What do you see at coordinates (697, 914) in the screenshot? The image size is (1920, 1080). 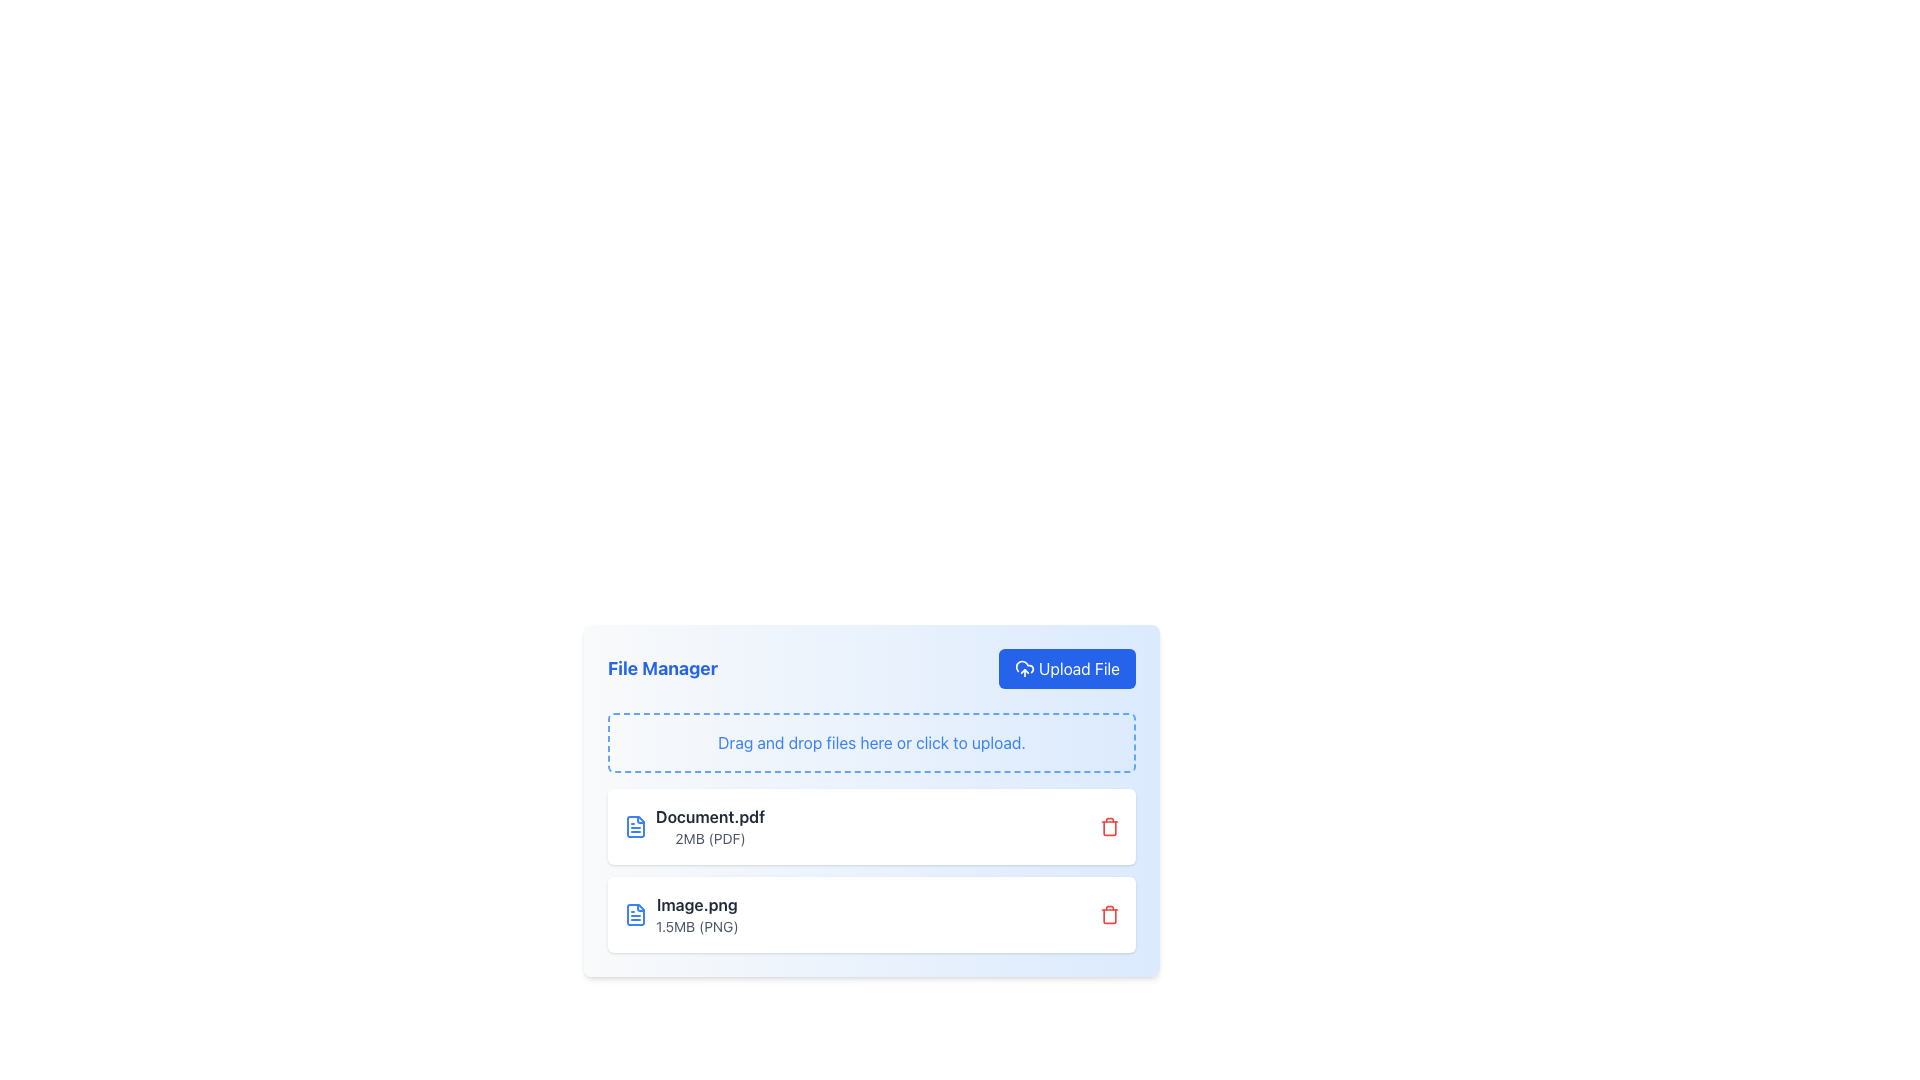 I see `the informational text label displaying details about the file 'Image.png' located in the 'File Manager' interface` at bounding box center [697, 914].